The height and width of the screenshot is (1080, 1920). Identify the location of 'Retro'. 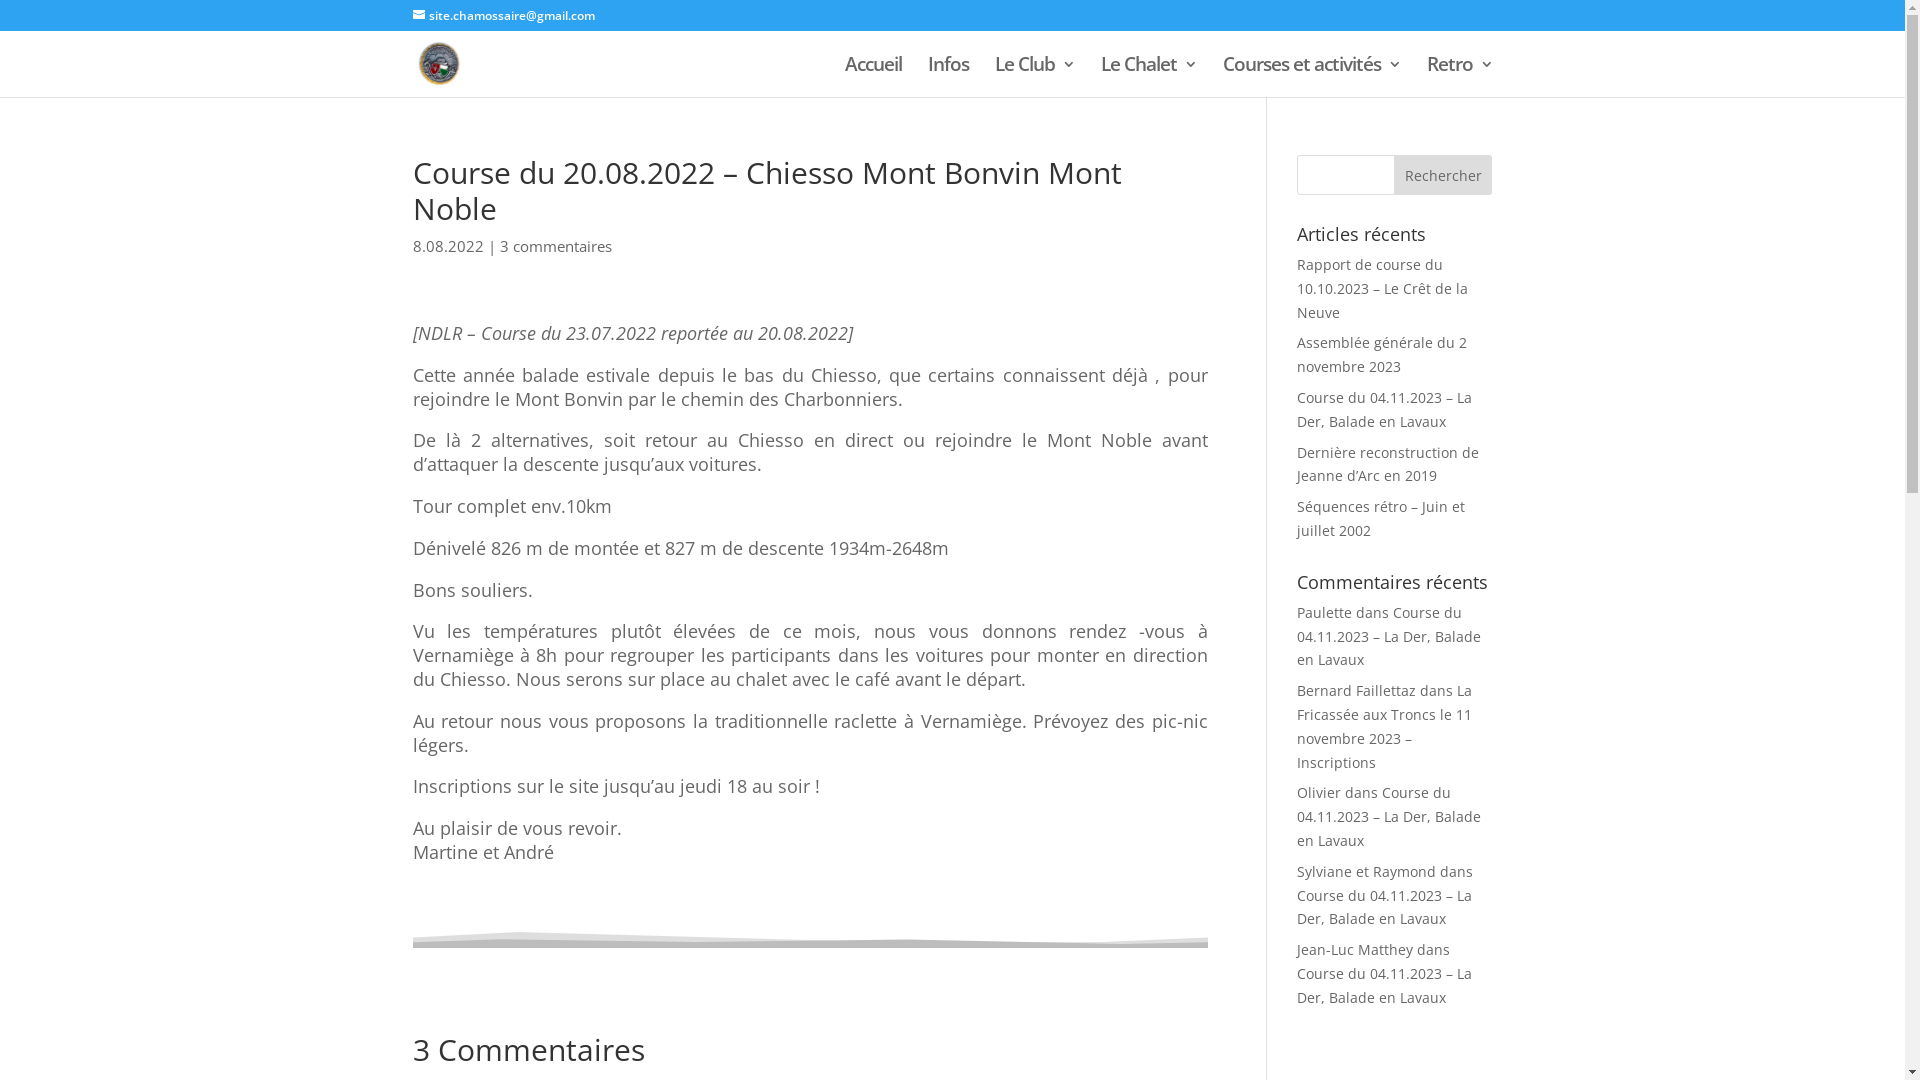
(1424, 76).